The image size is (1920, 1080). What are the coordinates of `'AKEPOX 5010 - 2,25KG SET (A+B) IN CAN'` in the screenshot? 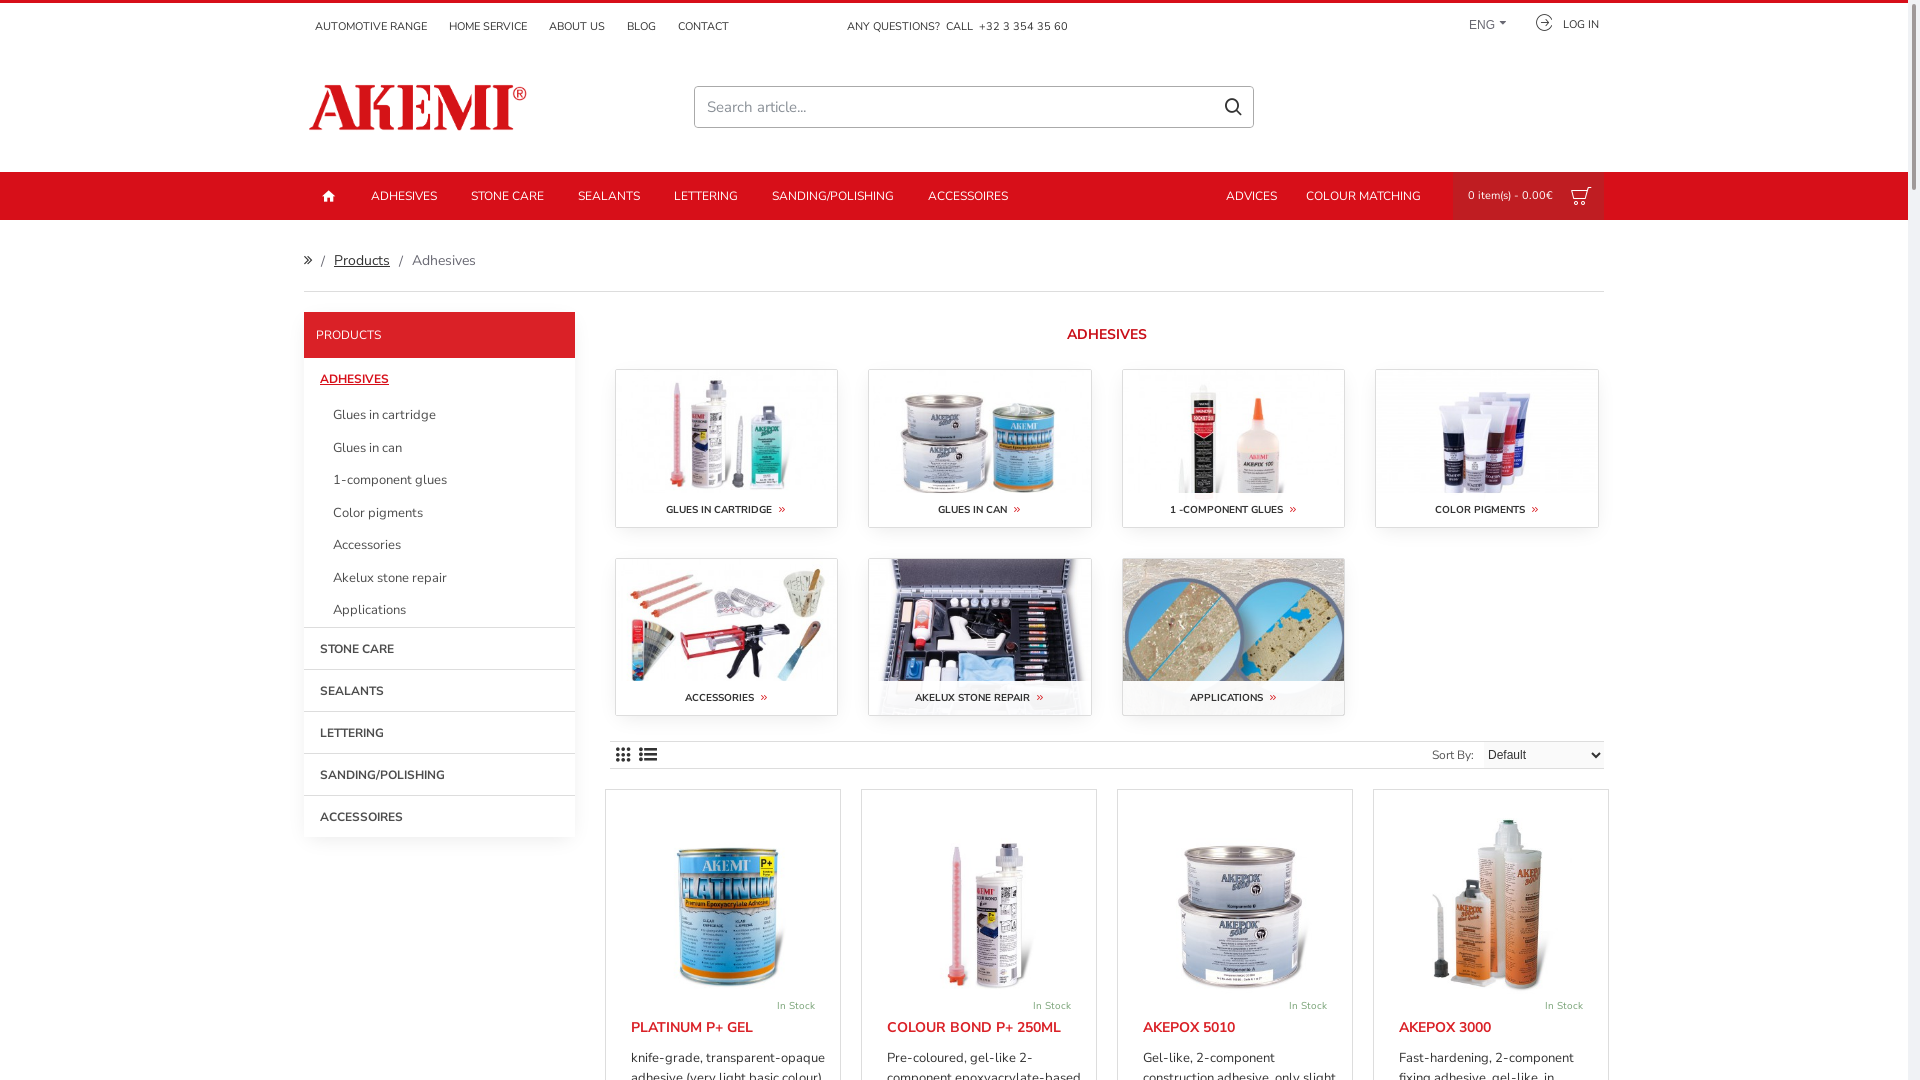 It's located at (1238, 902).